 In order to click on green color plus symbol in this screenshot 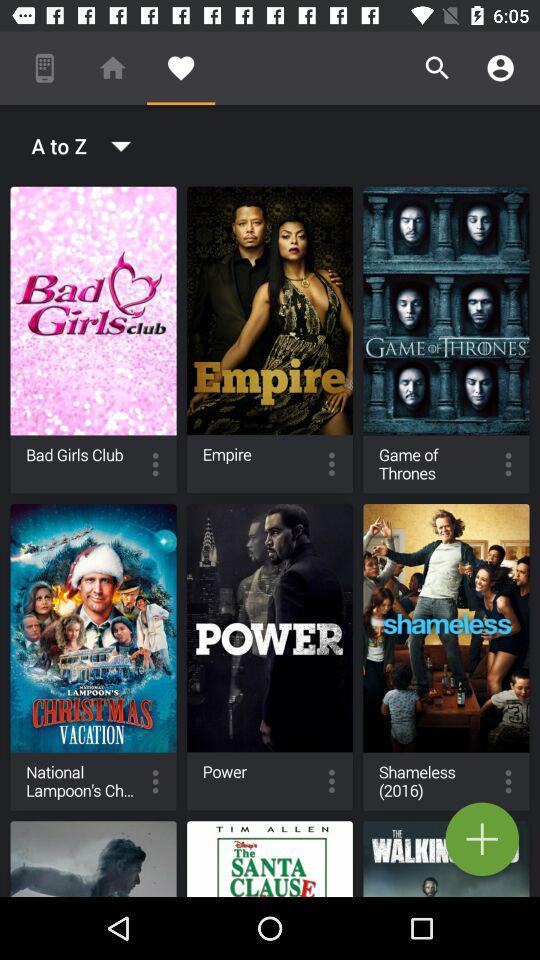, I will do `click(481, 839)`.